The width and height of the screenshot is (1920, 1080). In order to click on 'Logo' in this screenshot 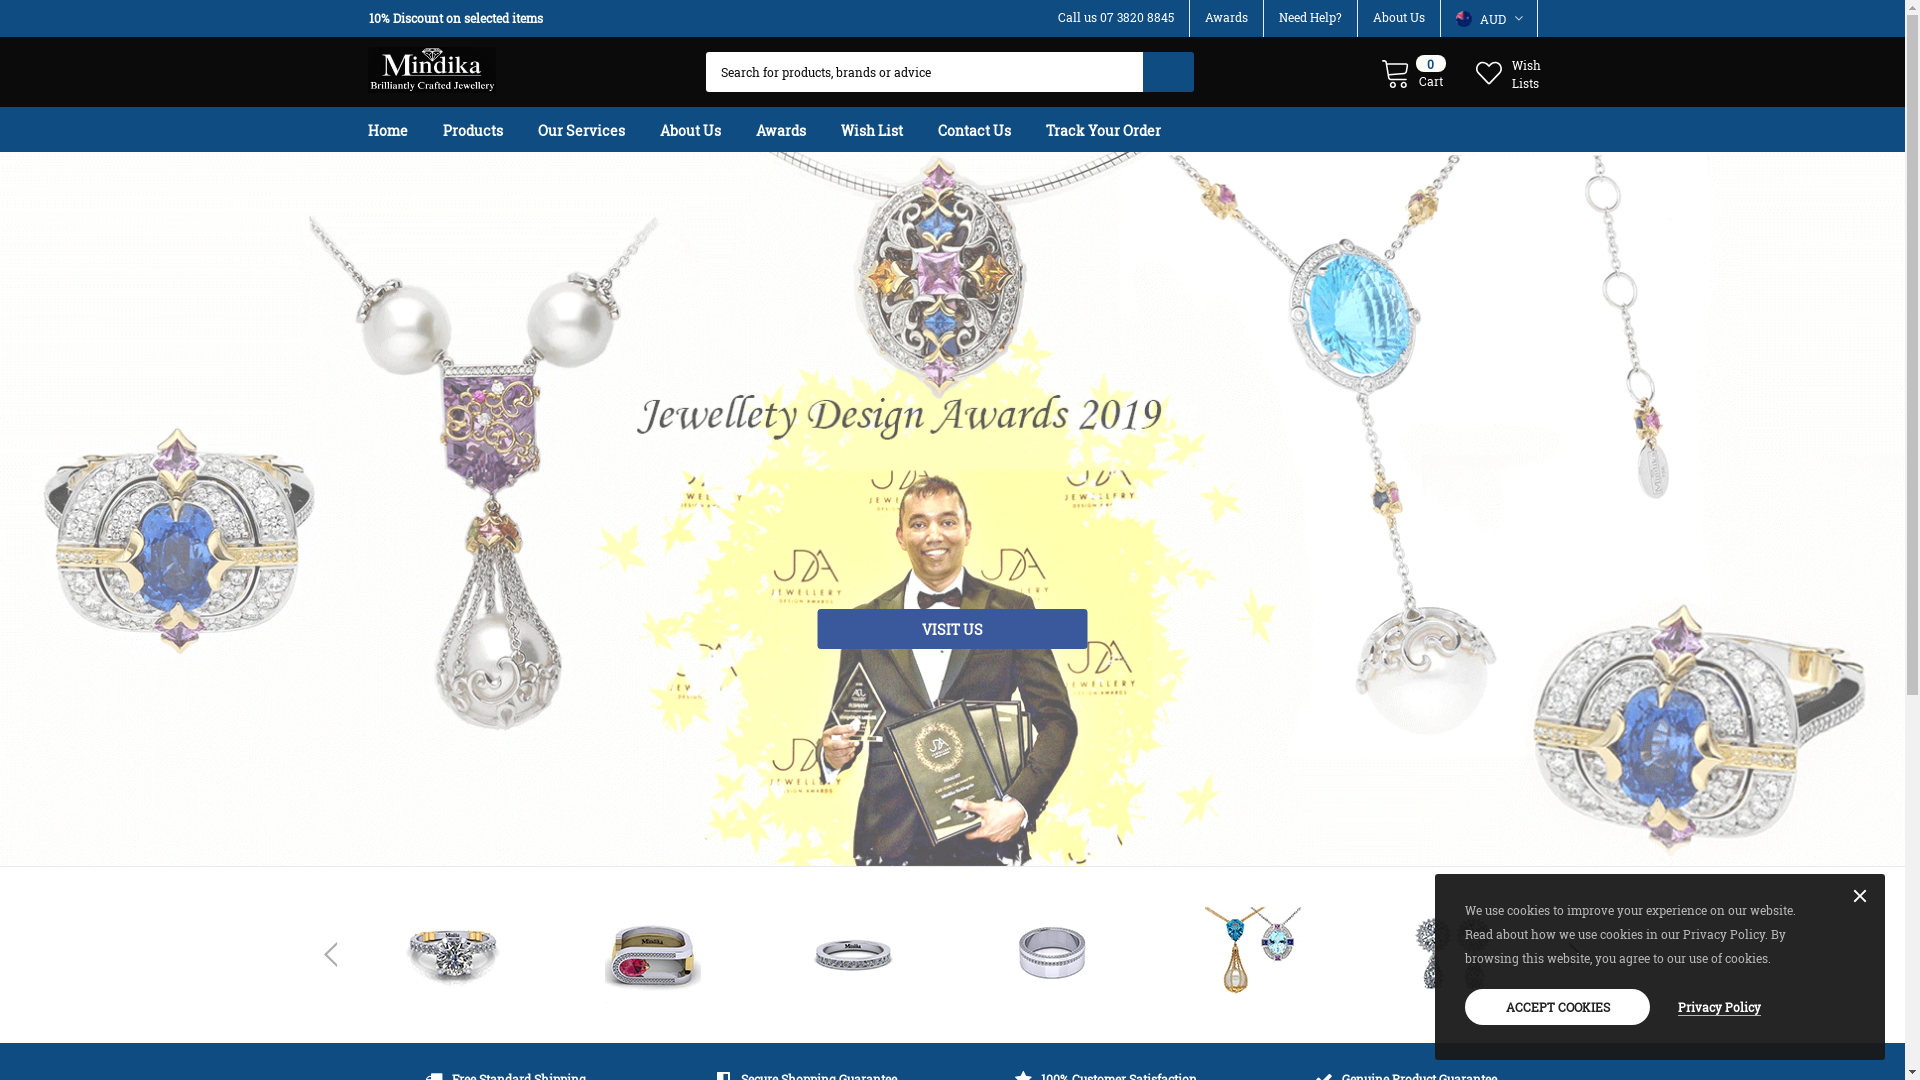, I will do `click(431, 64)`.